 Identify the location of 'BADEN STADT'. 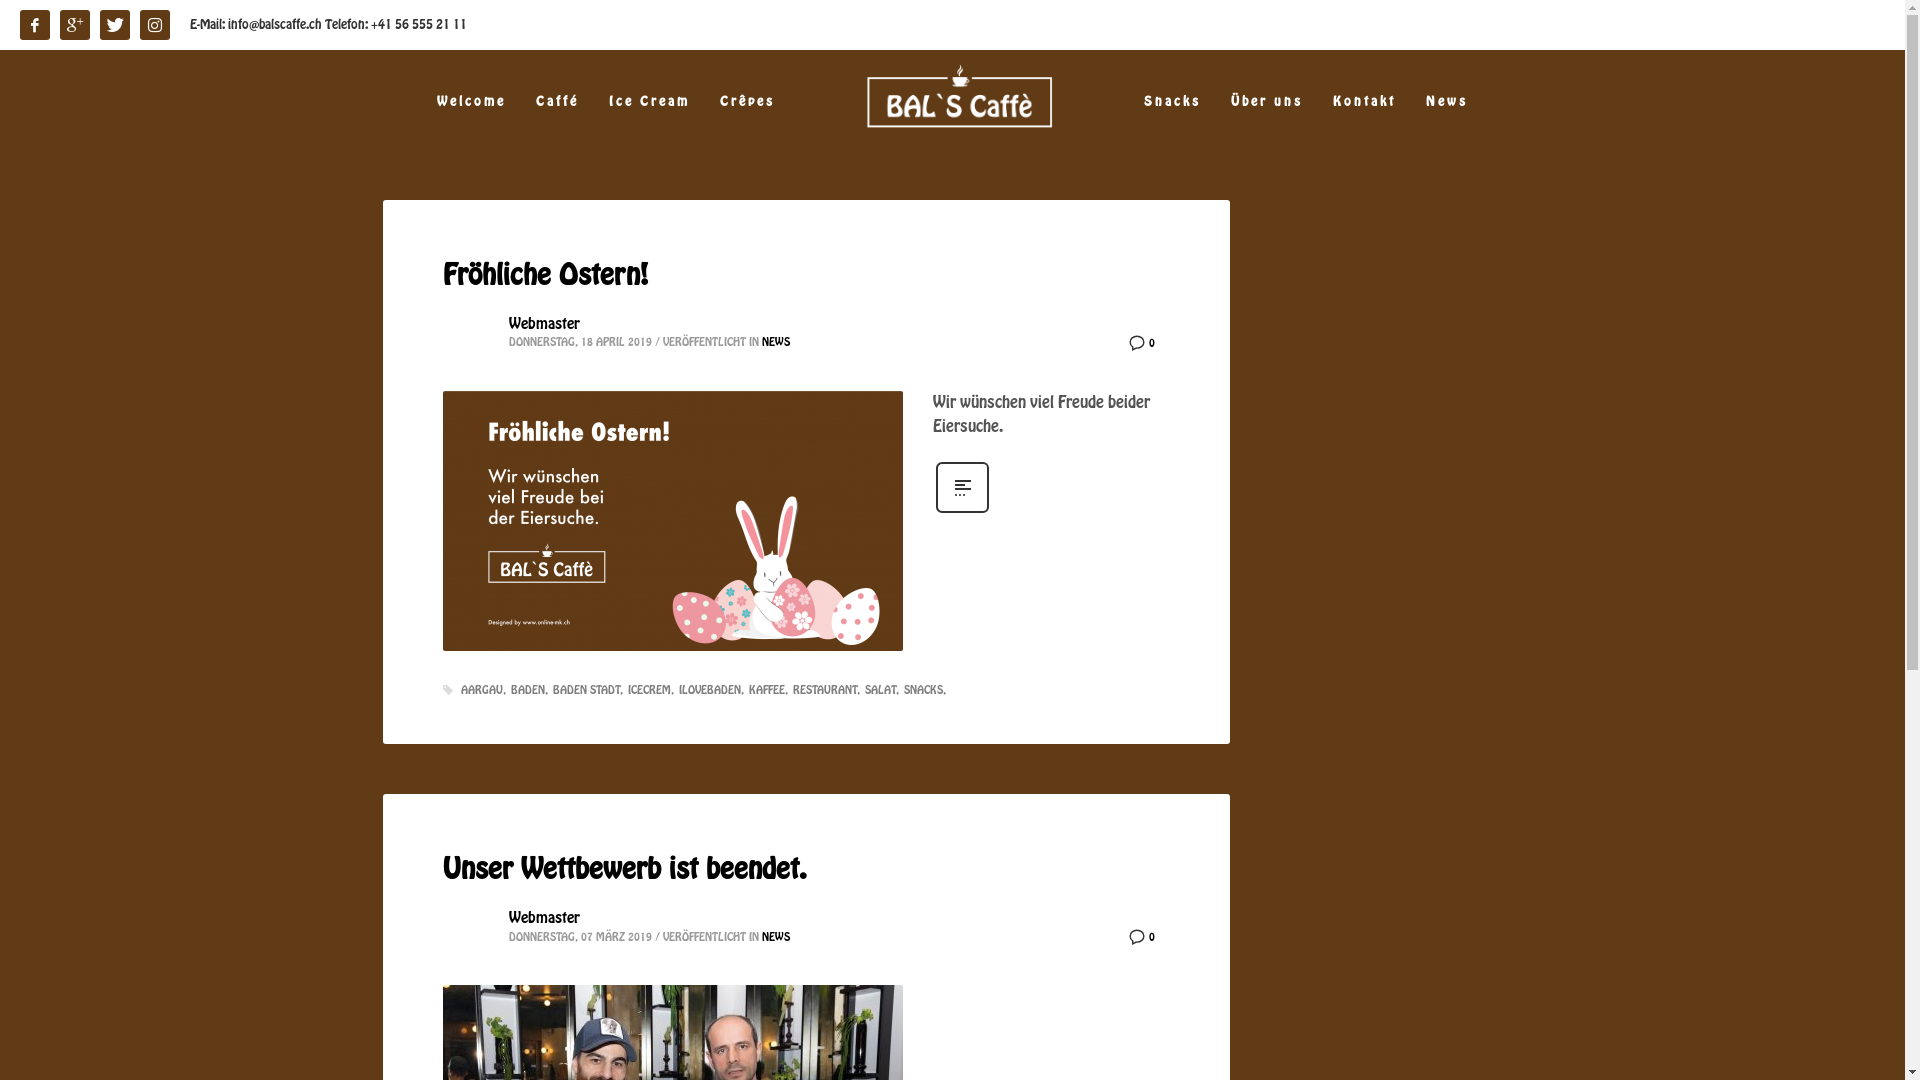
(552, 689).